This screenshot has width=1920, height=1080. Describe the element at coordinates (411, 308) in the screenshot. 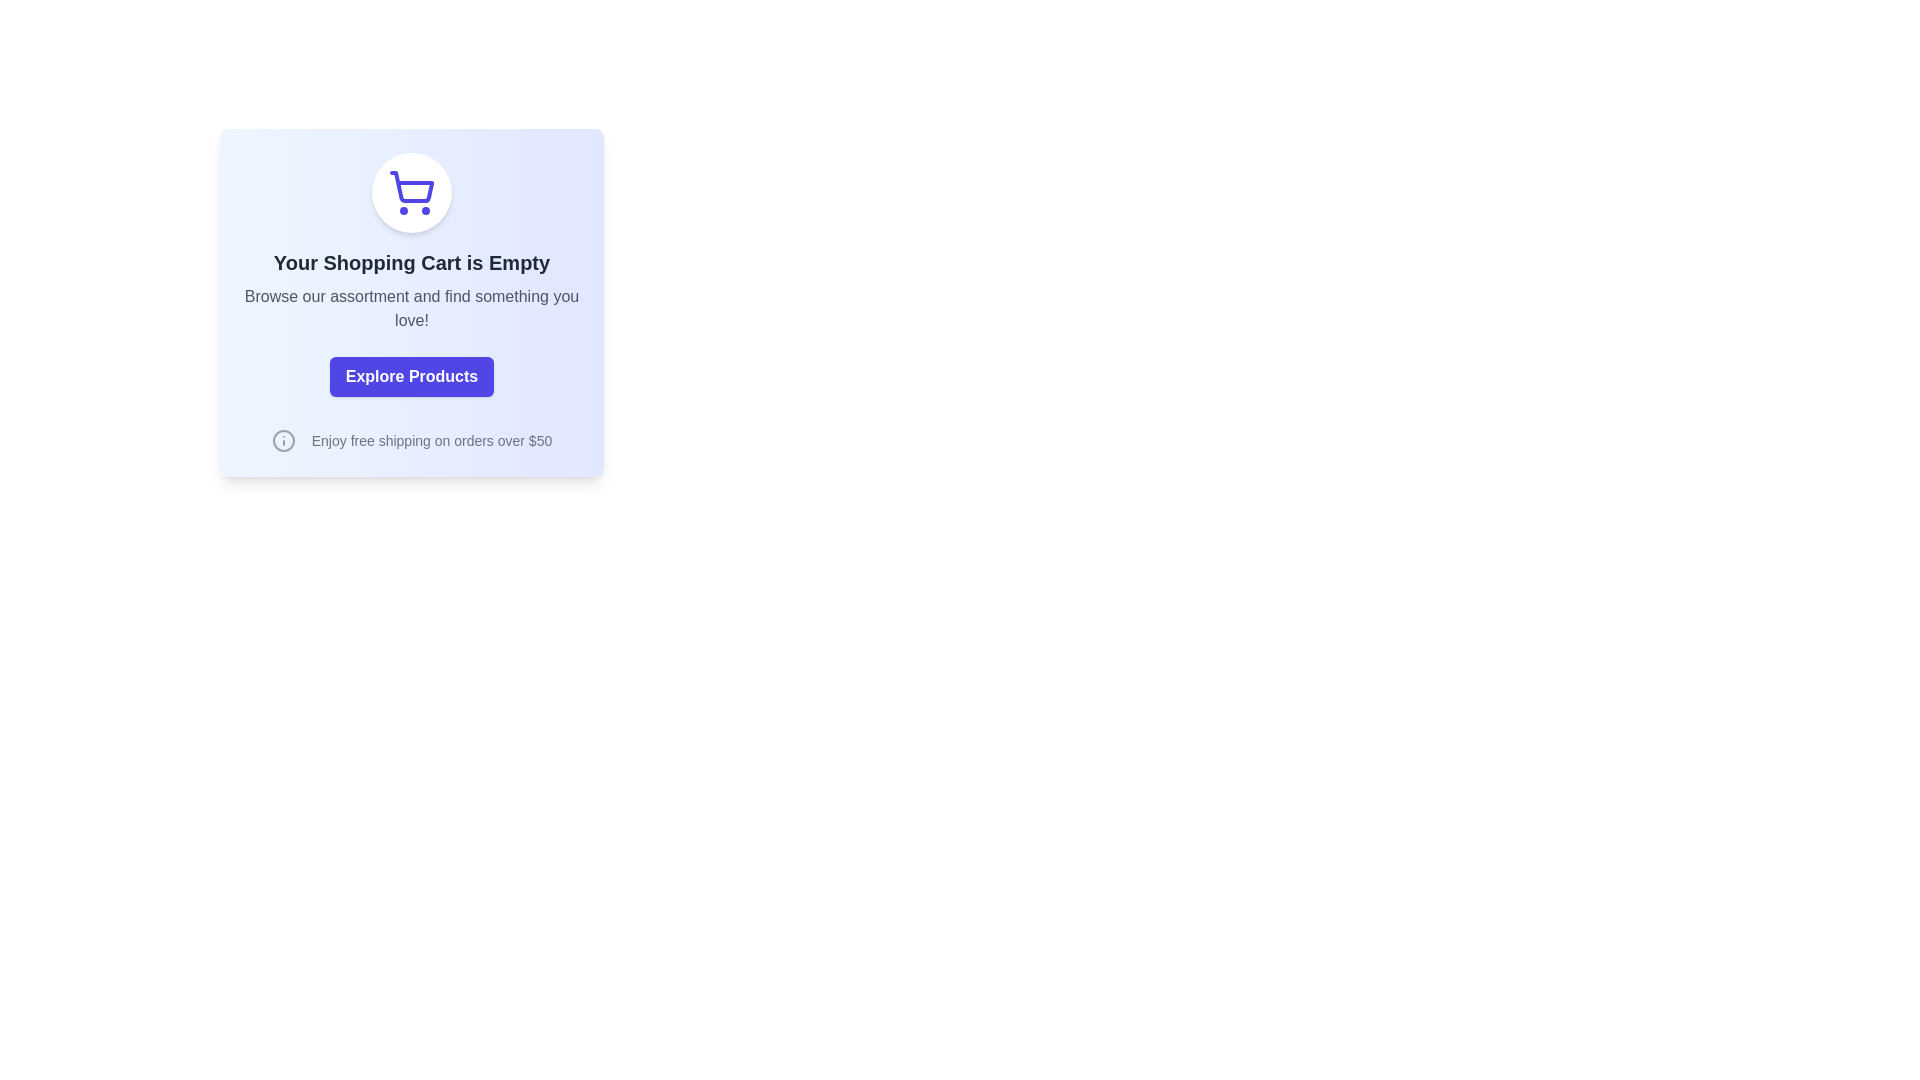

I see `the text element displaying 'Browse our assortment and find something you love!', which is positioned below the title 'Your Shopping Cart is Empty' and above the 'Explore Products' button` at that location.